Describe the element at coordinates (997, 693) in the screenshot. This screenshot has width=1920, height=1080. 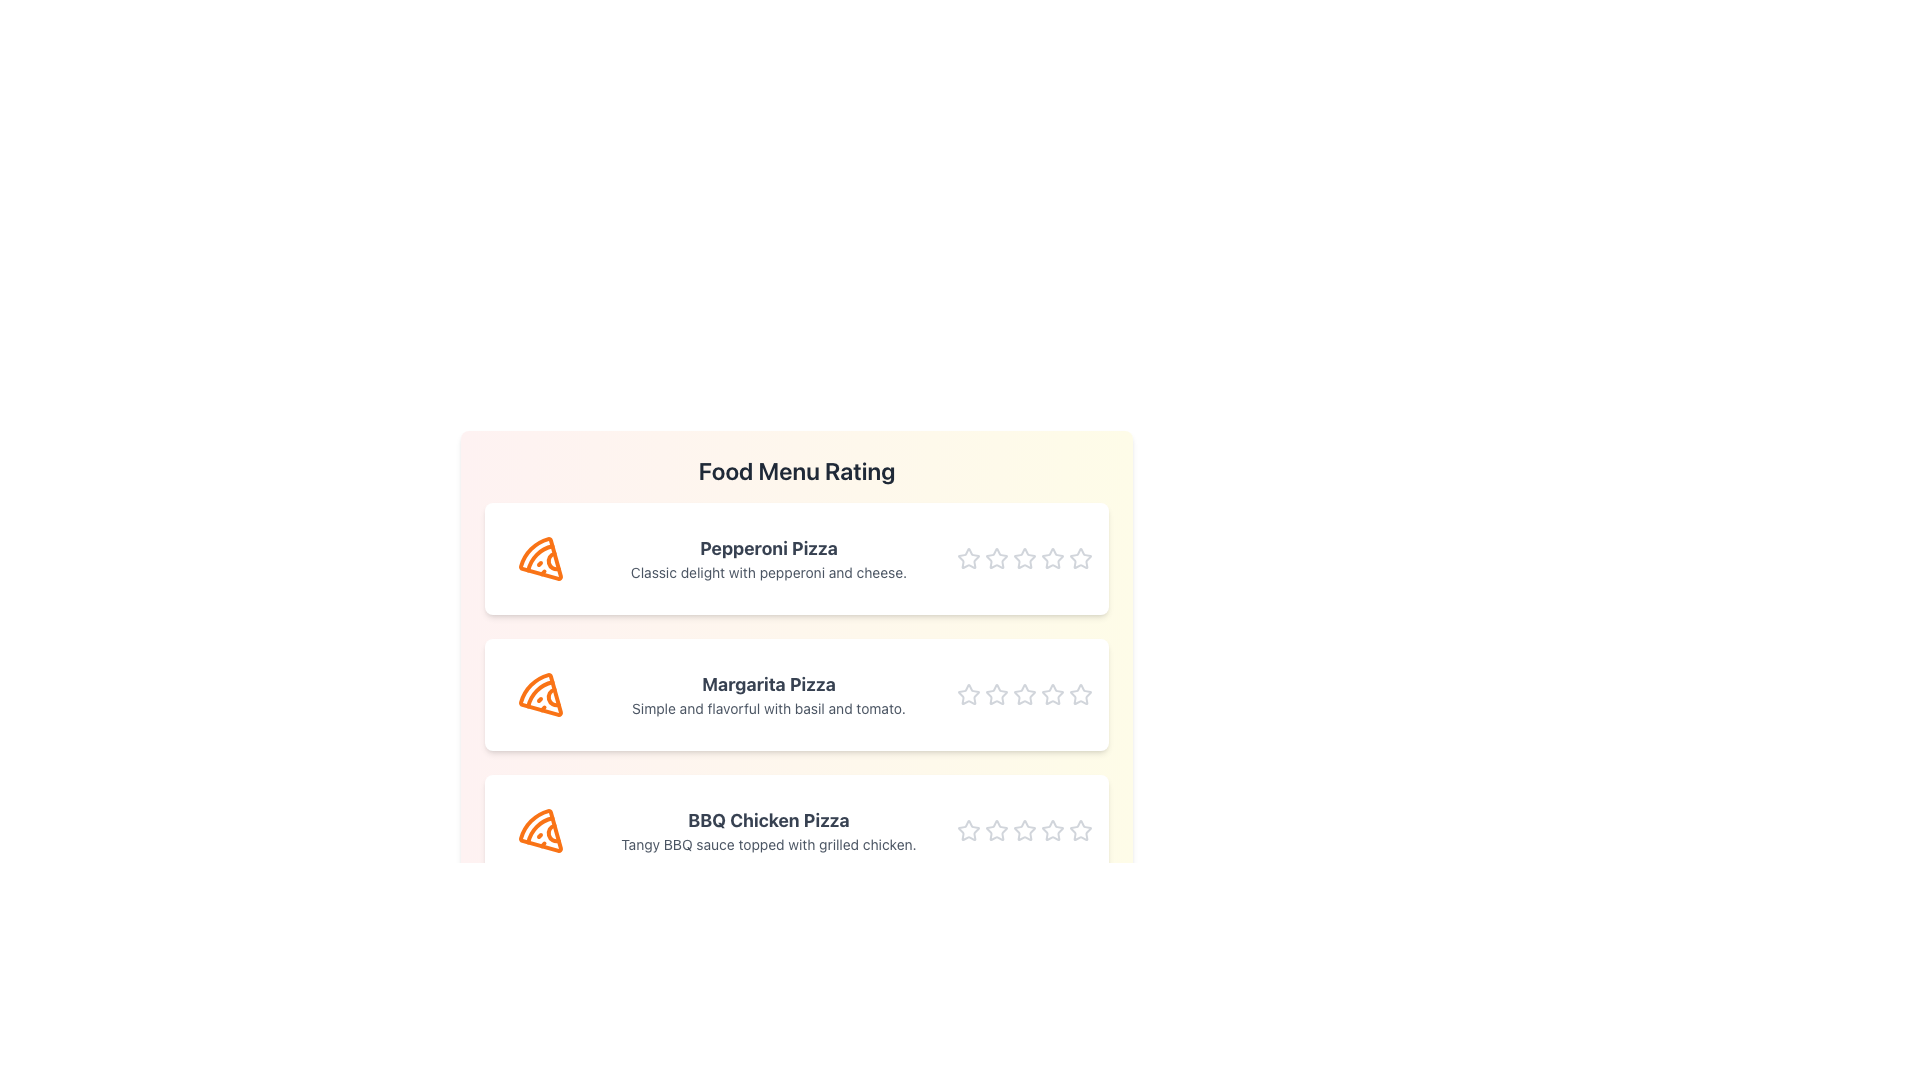
I see `the second star icon in the rating system for 'Margarita Pizza'` at that location.